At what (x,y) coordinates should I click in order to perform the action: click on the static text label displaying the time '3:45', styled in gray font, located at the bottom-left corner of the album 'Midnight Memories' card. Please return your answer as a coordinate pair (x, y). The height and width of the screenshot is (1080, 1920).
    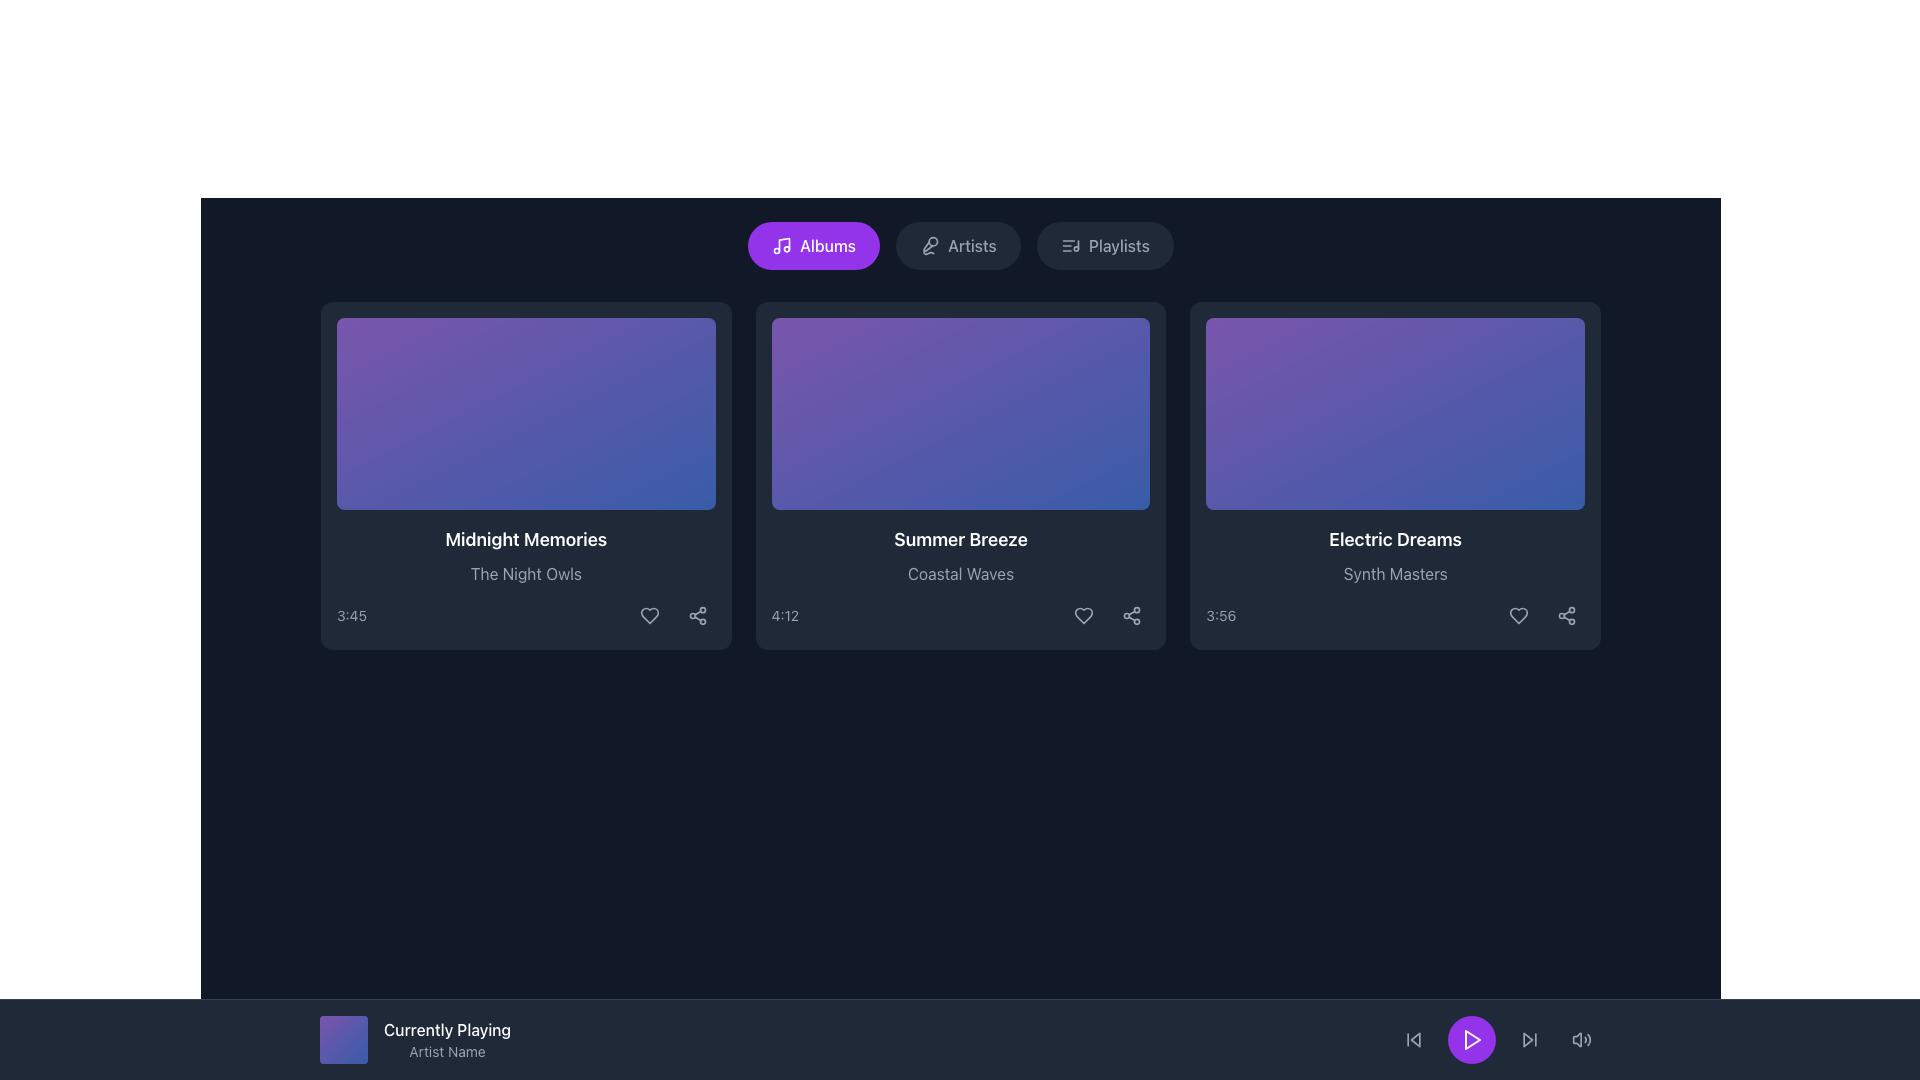
    Looking at the image, I should click on (351, 615).